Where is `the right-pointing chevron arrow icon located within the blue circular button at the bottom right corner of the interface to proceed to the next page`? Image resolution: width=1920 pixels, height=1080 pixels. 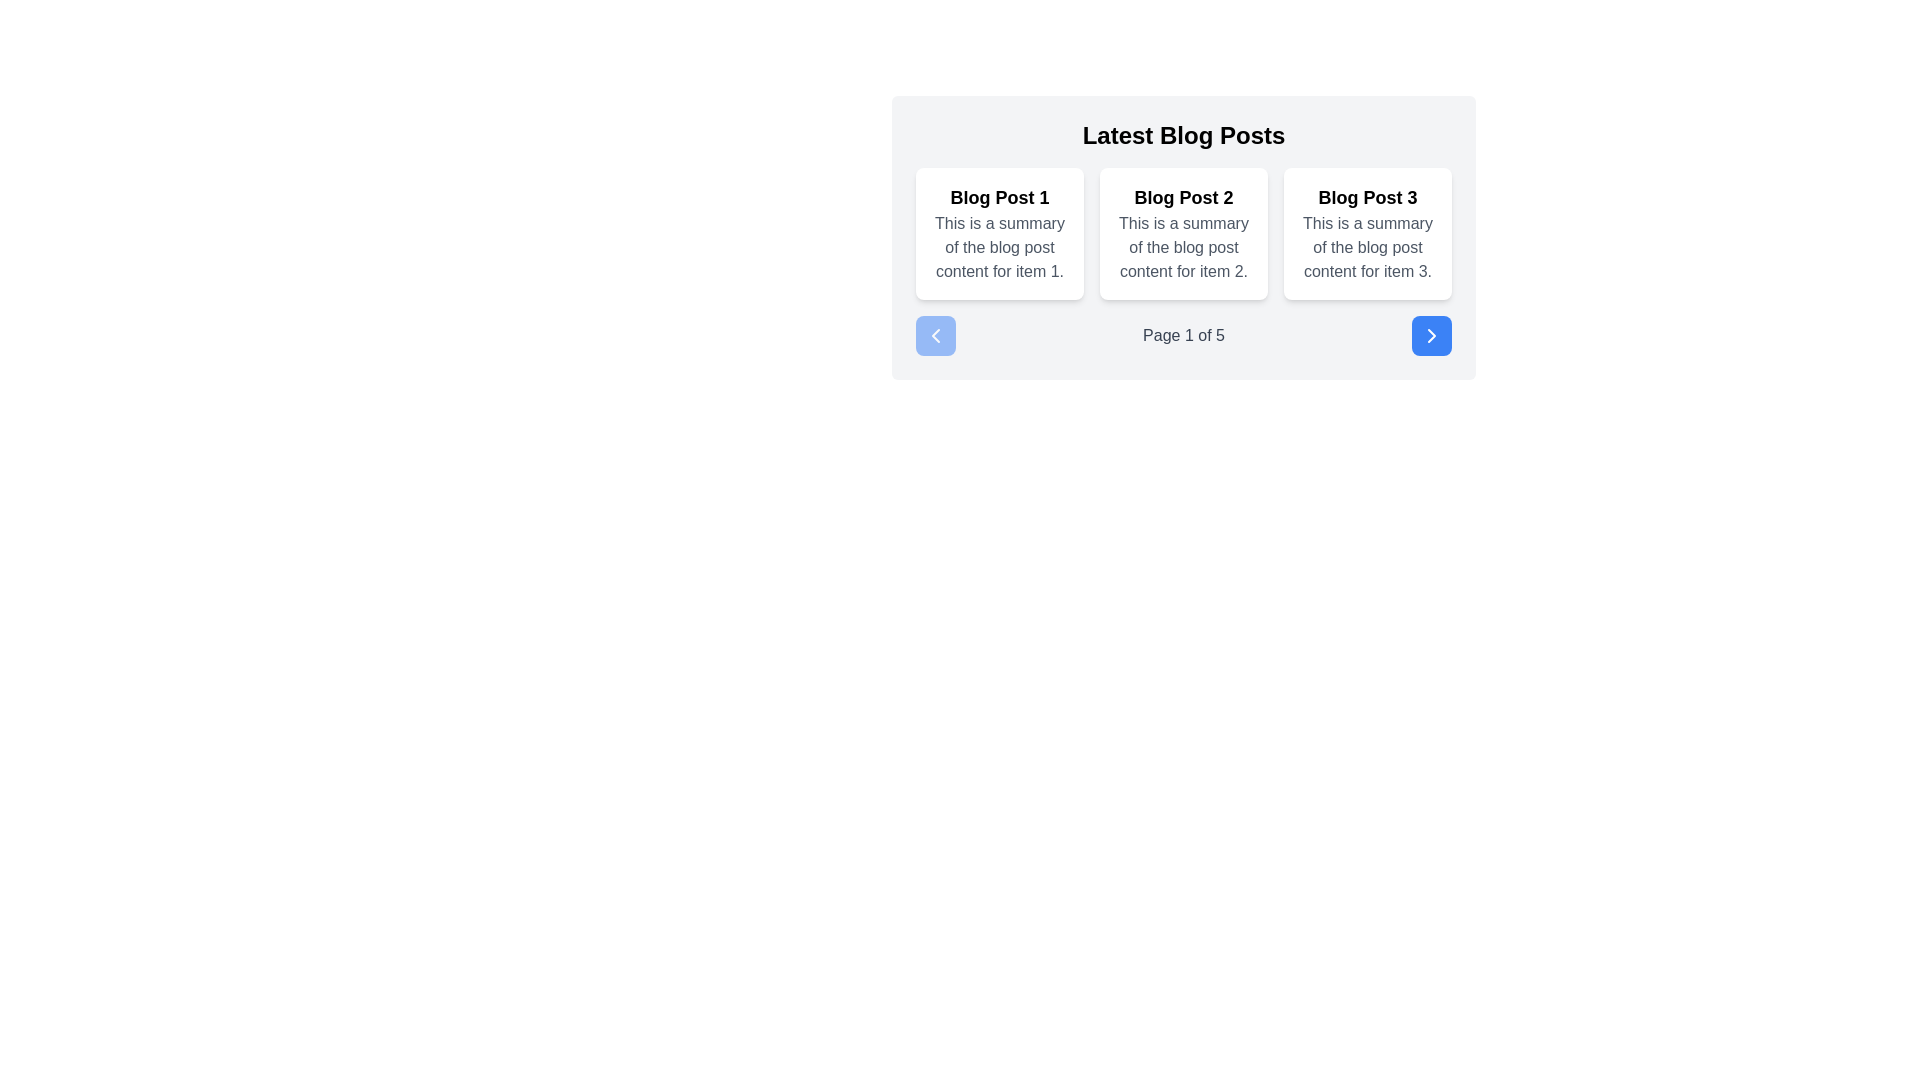 the right-pointing chevron arrow icon located within the blue circular button at the bottom right corner of the interface to proceed to the next page is located at coordinates (1430, 334).